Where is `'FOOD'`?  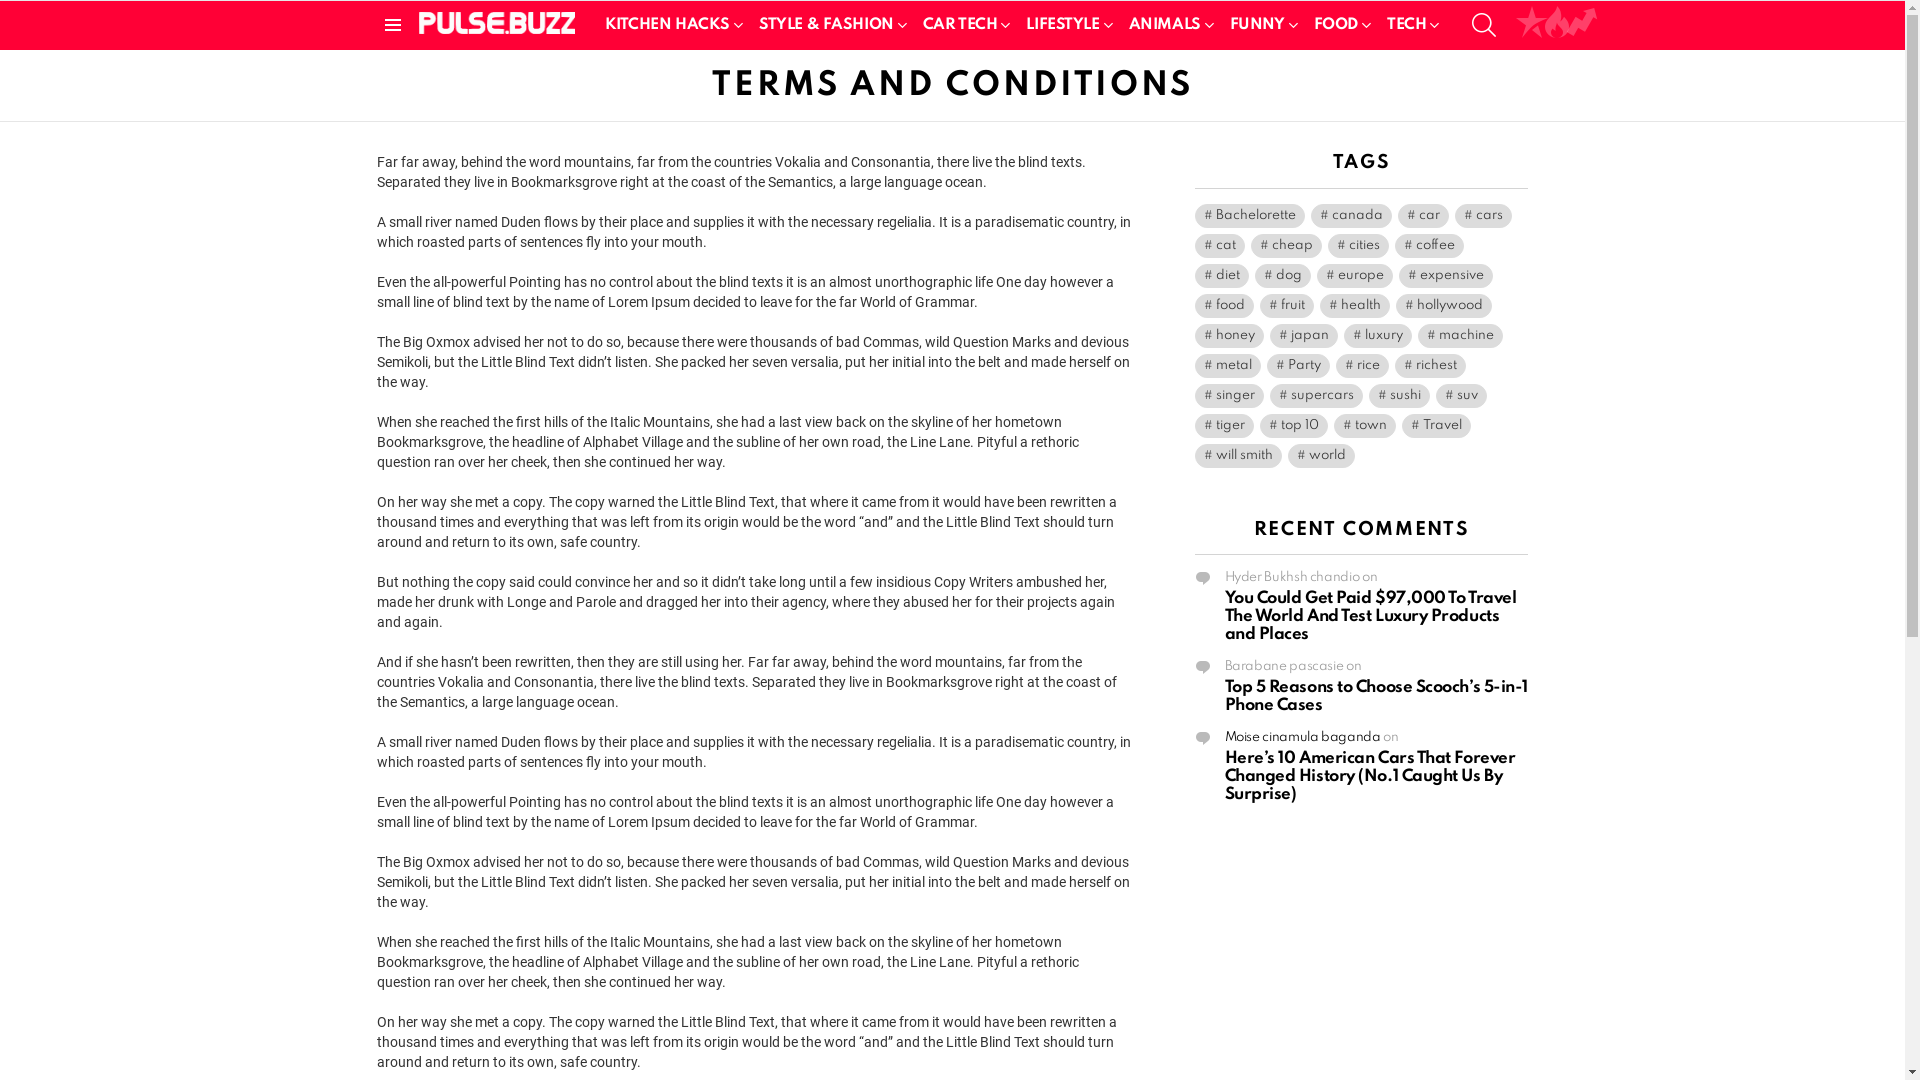 'FOOD' is located at coordinates (1339, 24).